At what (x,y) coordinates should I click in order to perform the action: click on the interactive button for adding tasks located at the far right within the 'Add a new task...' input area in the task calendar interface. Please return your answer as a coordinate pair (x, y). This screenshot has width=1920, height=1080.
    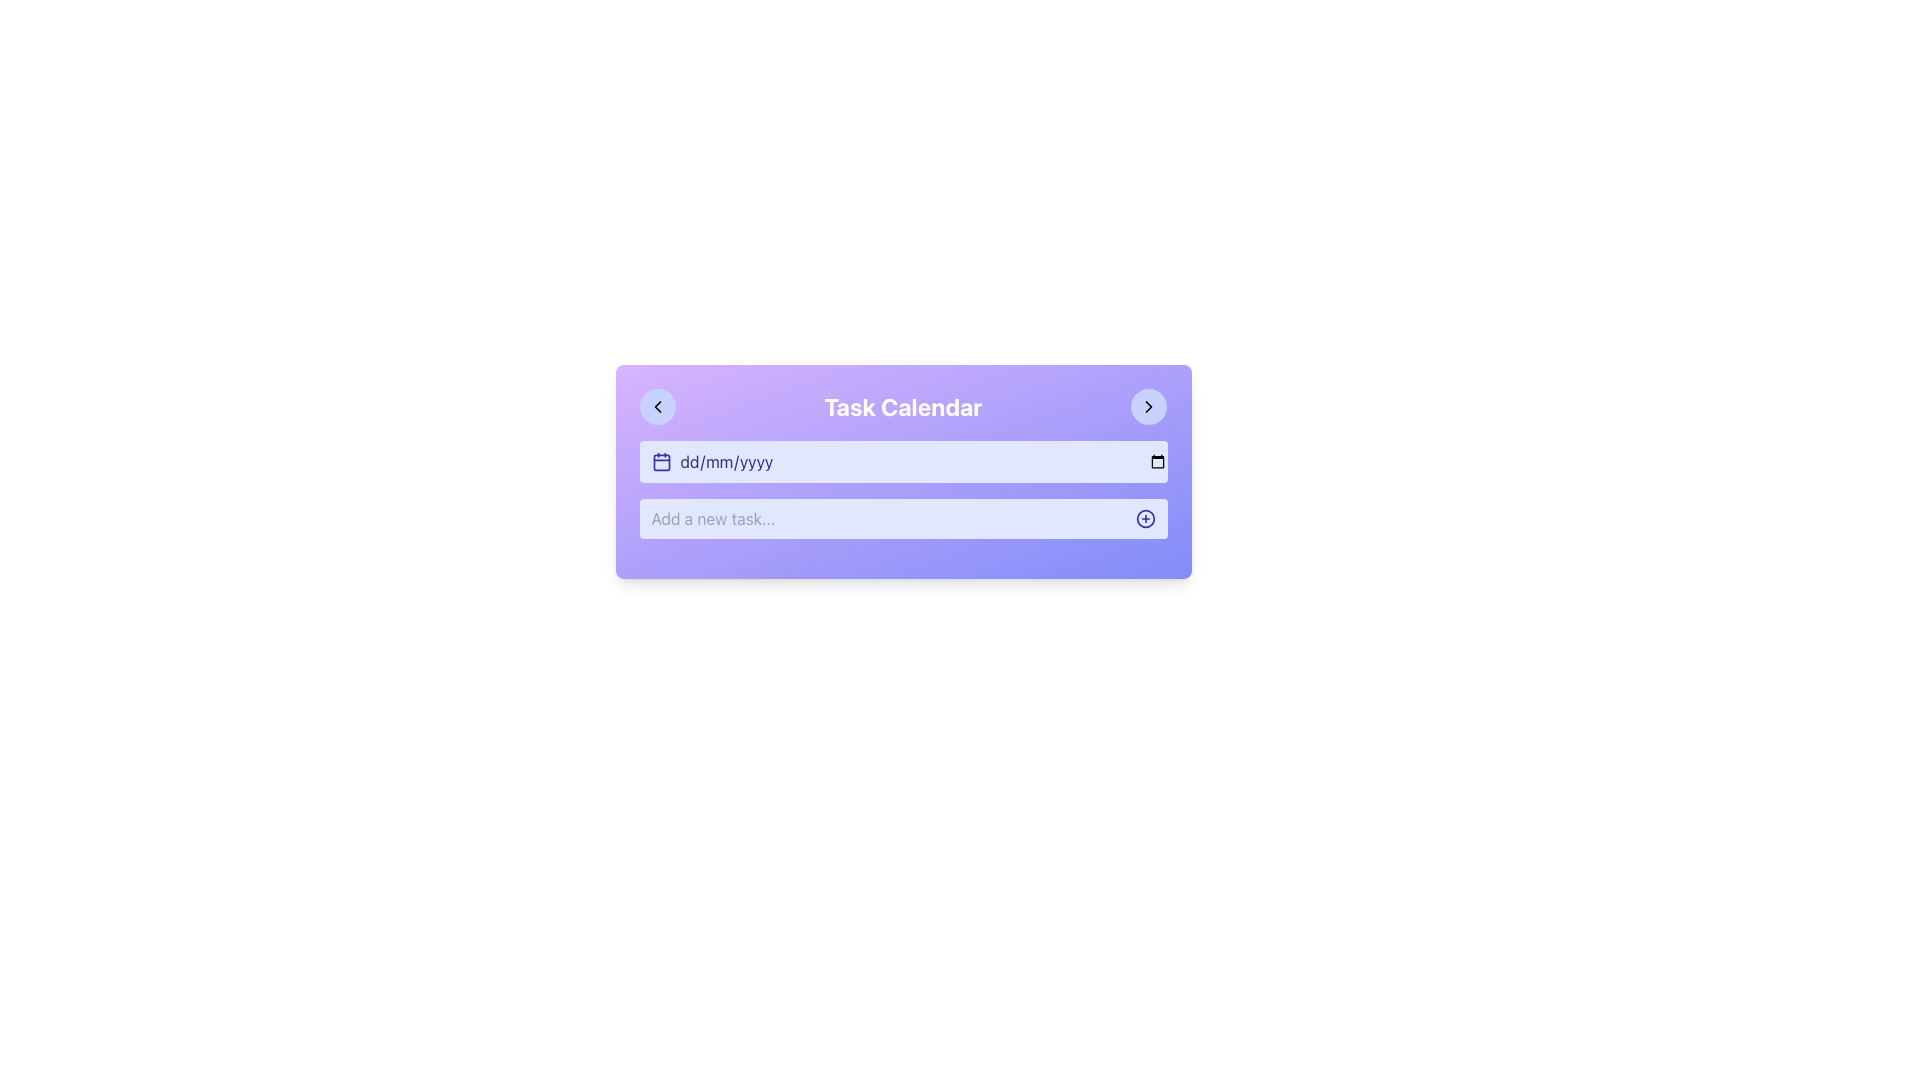
    Looking at the image, I should click on (1145, 518).